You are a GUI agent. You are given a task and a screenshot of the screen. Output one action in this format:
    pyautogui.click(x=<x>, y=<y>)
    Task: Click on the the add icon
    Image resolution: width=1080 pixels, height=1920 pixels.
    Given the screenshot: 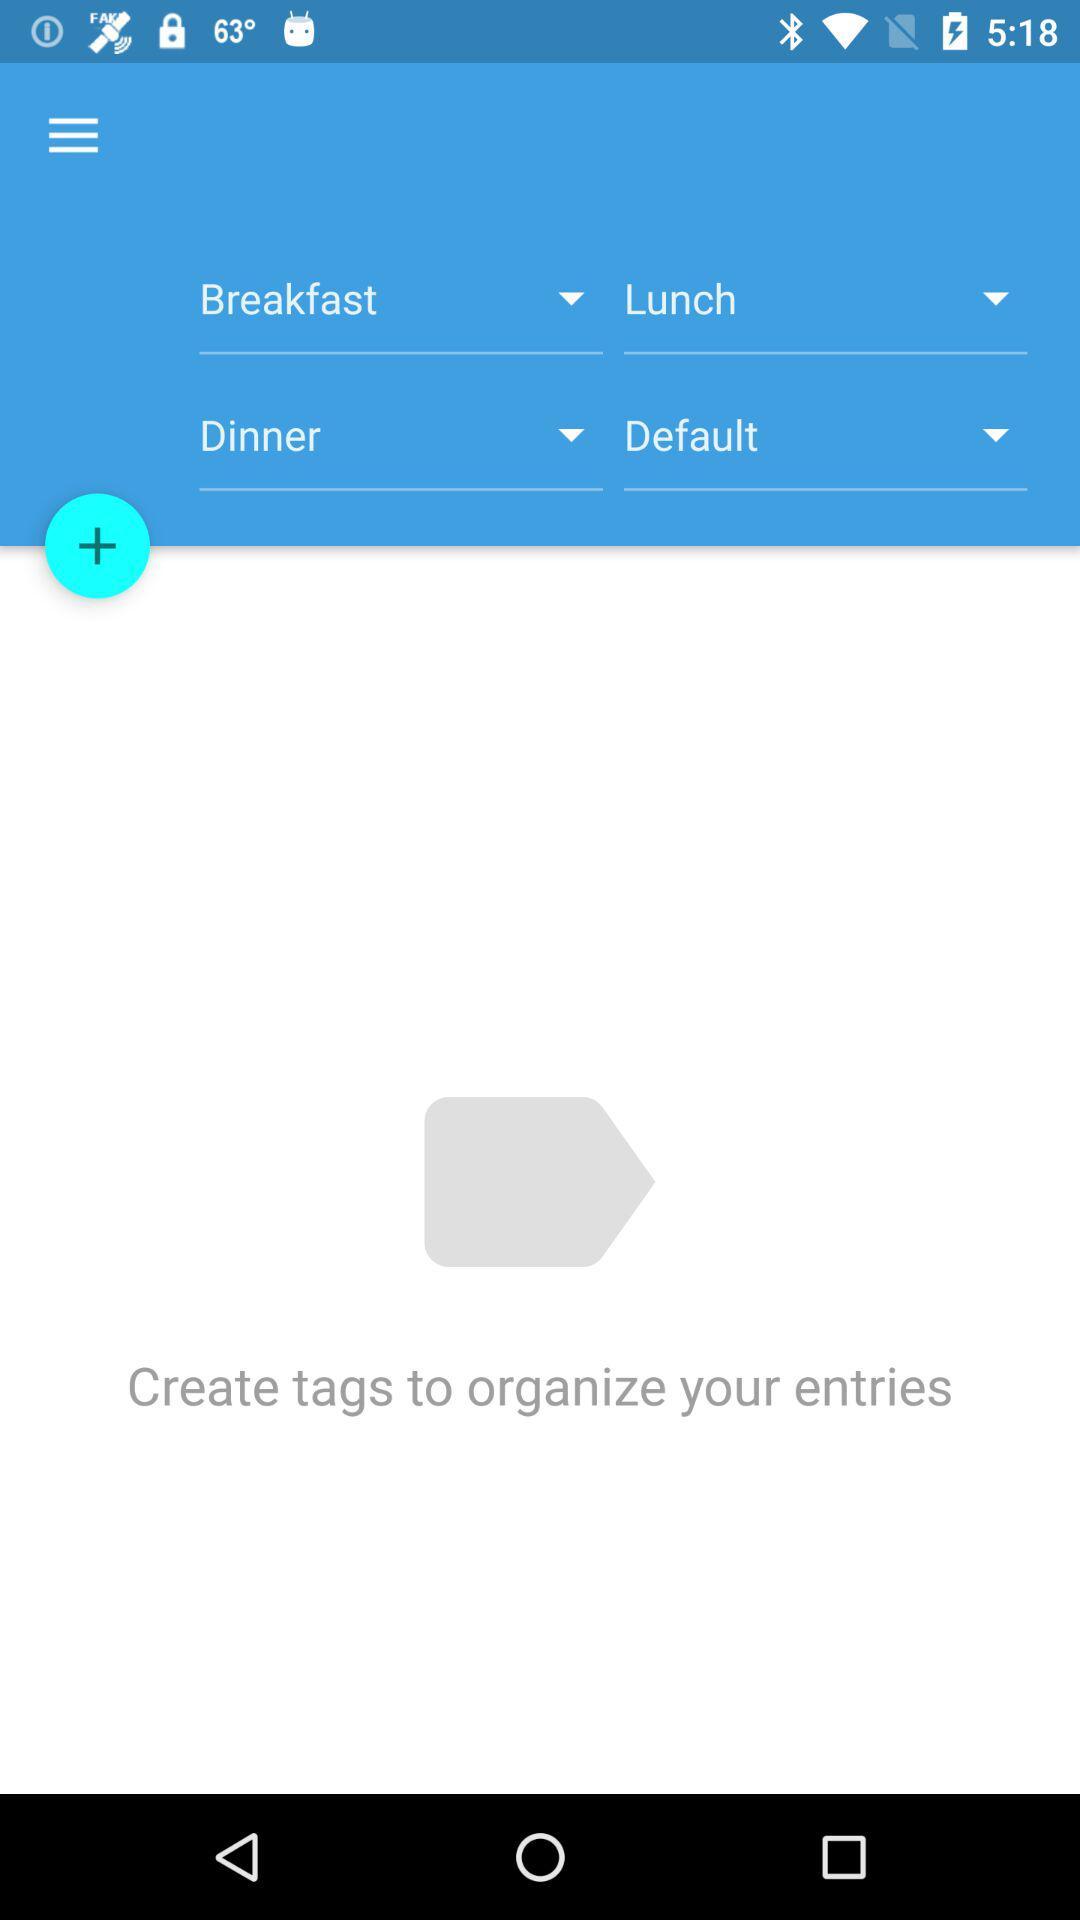 What is the action you would take?
    pyautogui.click(x=97, y=546)
    